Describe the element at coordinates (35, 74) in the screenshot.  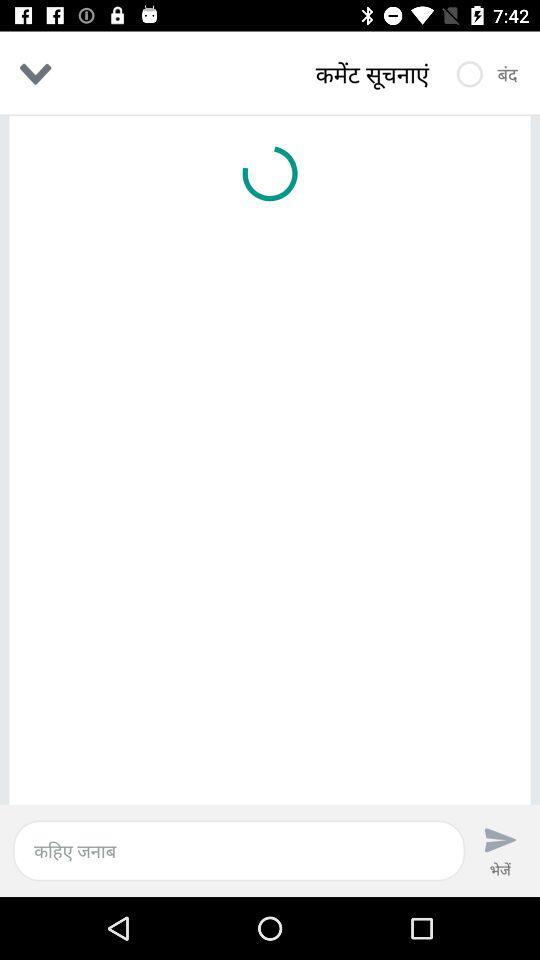
I see `the expand_more icon` at that location.